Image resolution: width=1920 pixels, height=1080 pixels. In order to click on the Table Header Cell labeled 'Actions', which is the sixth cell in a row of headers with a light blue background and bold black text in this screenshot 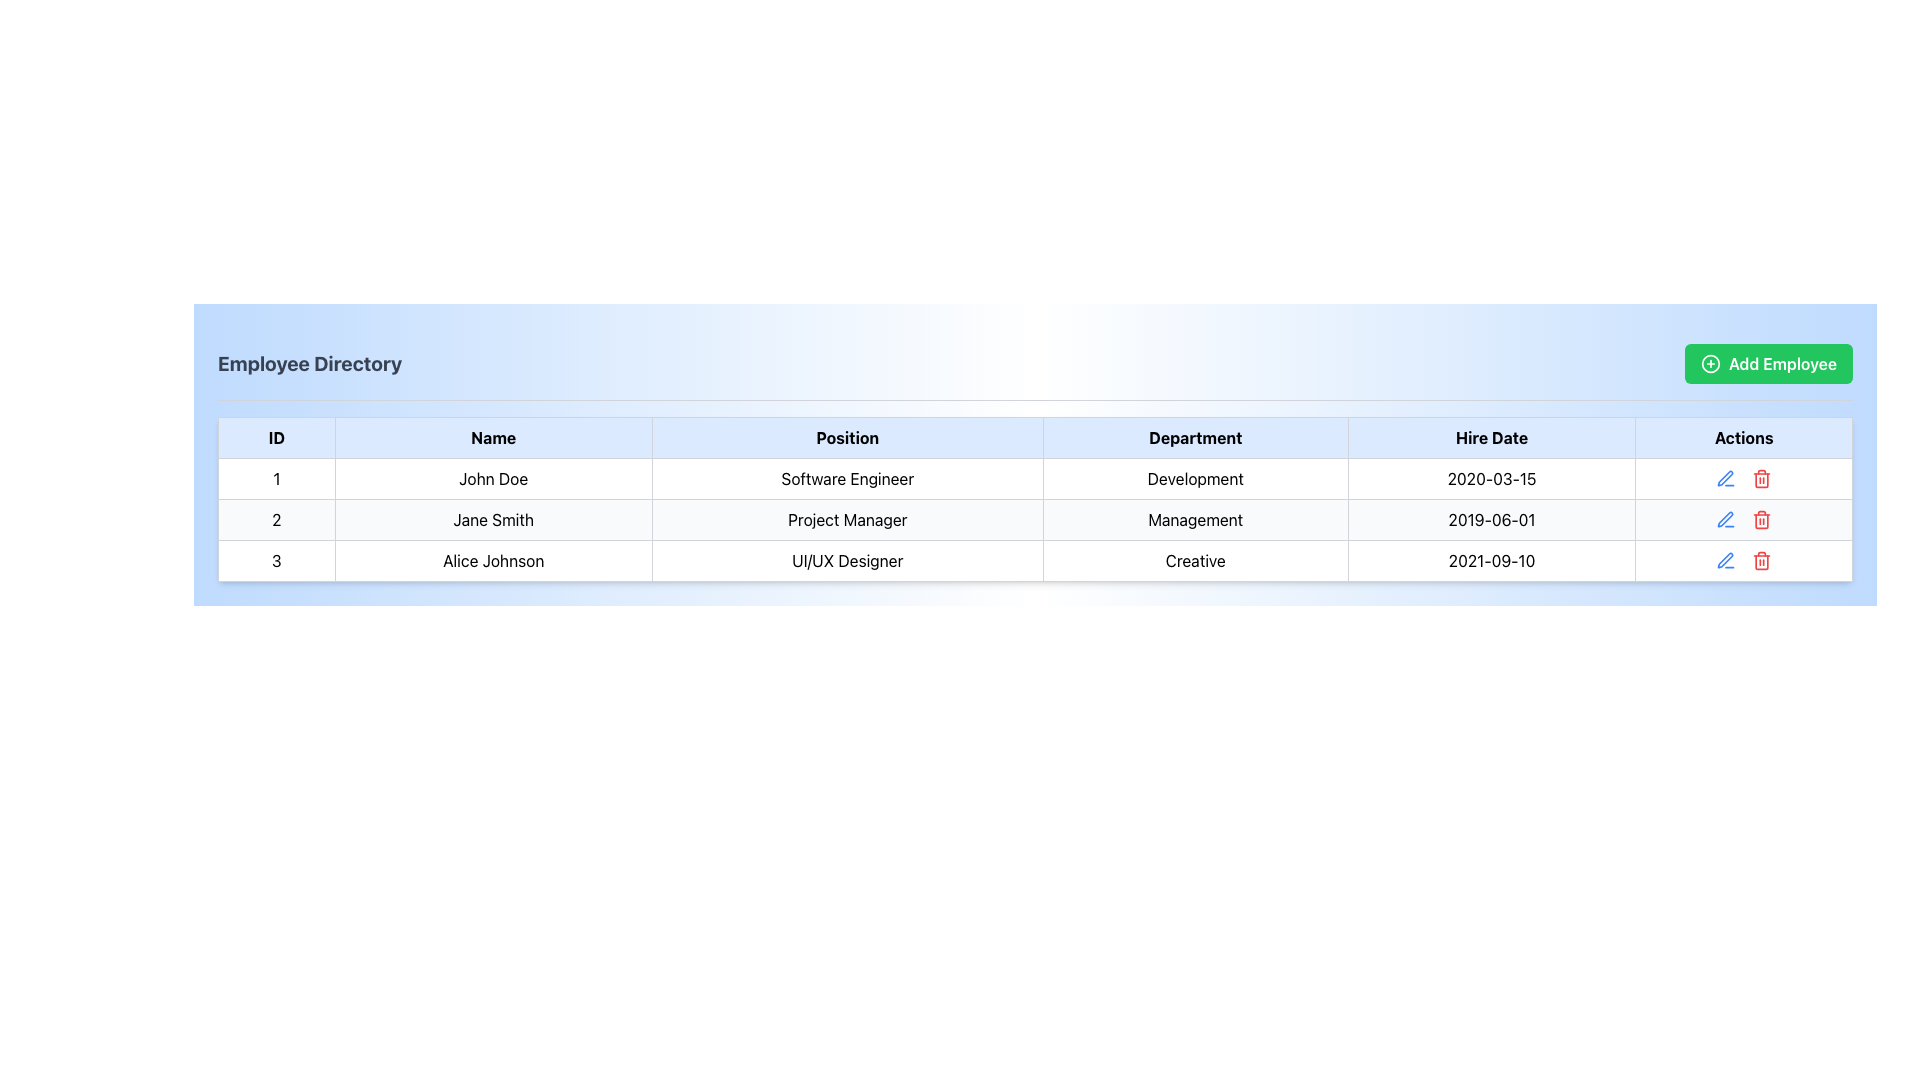, I will do `click(1743, 437)`.